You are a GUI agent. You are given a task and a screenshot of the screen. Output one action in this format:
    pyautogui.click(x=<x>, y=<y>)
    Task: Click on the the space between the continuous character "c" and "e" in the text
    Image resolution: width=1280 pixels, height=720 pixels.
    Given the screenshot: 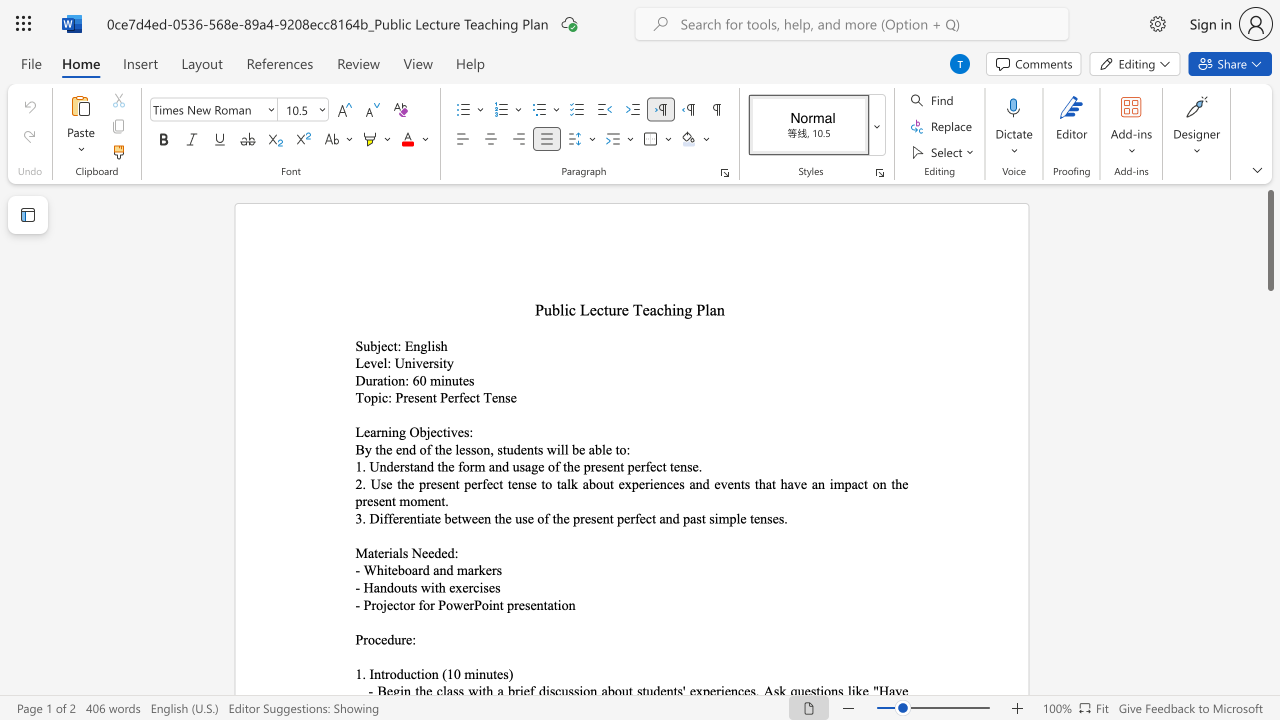 What is the action you would take?
    pyautogui.click(x=381, y=639)
    